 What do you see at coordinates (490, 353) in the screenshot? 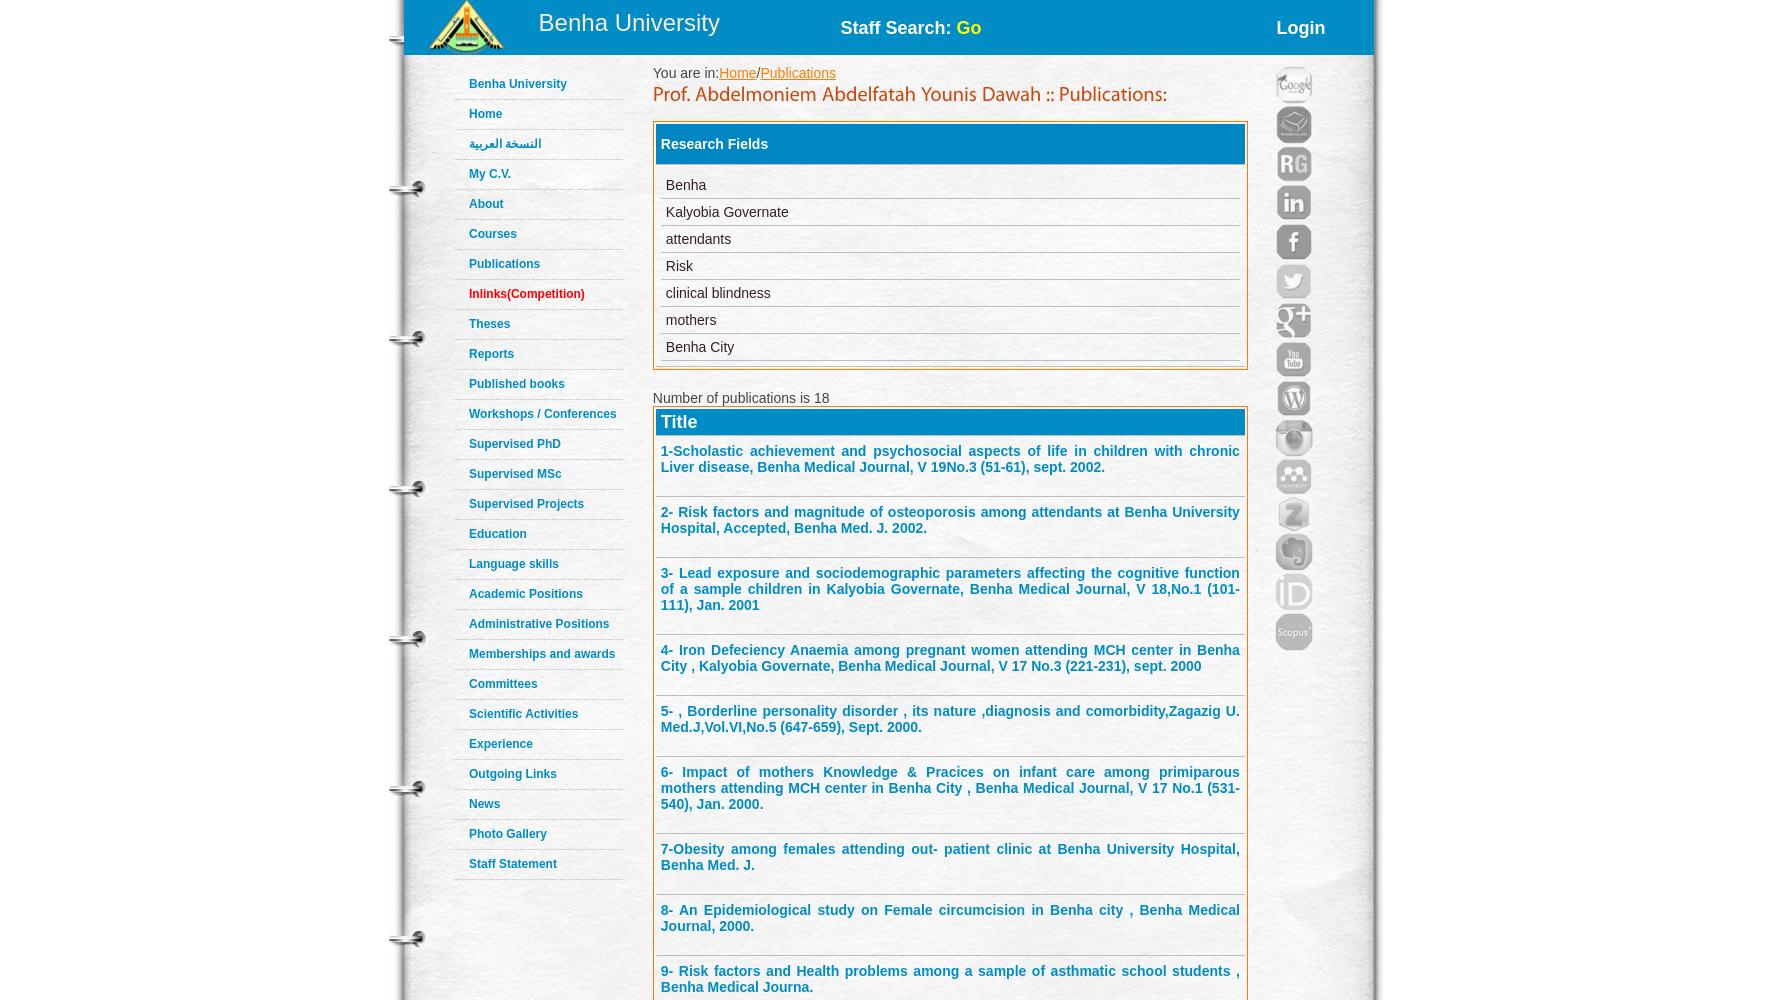
I see `'Reports'` at bounding box center [490, 353].